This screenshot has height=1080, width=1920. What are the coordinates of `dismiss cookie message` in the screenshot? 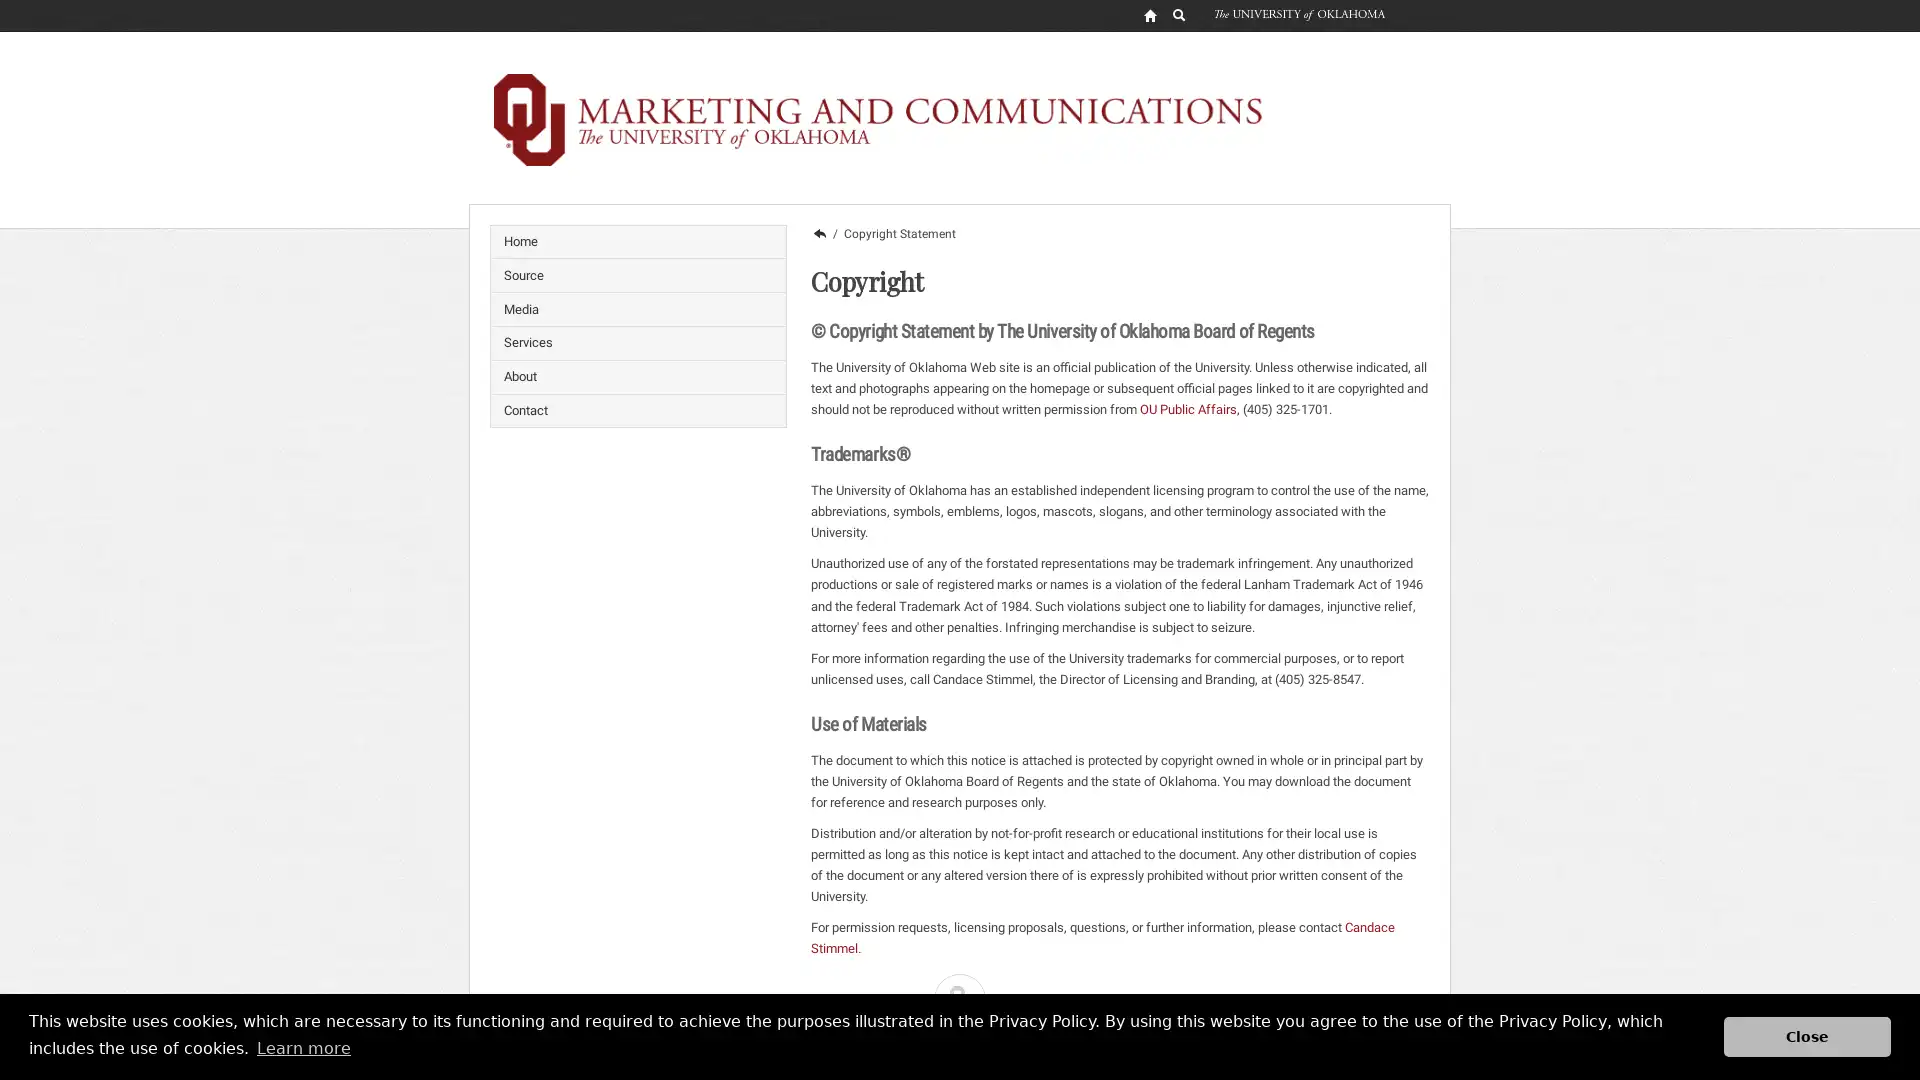 It's located at (1807, 1035).